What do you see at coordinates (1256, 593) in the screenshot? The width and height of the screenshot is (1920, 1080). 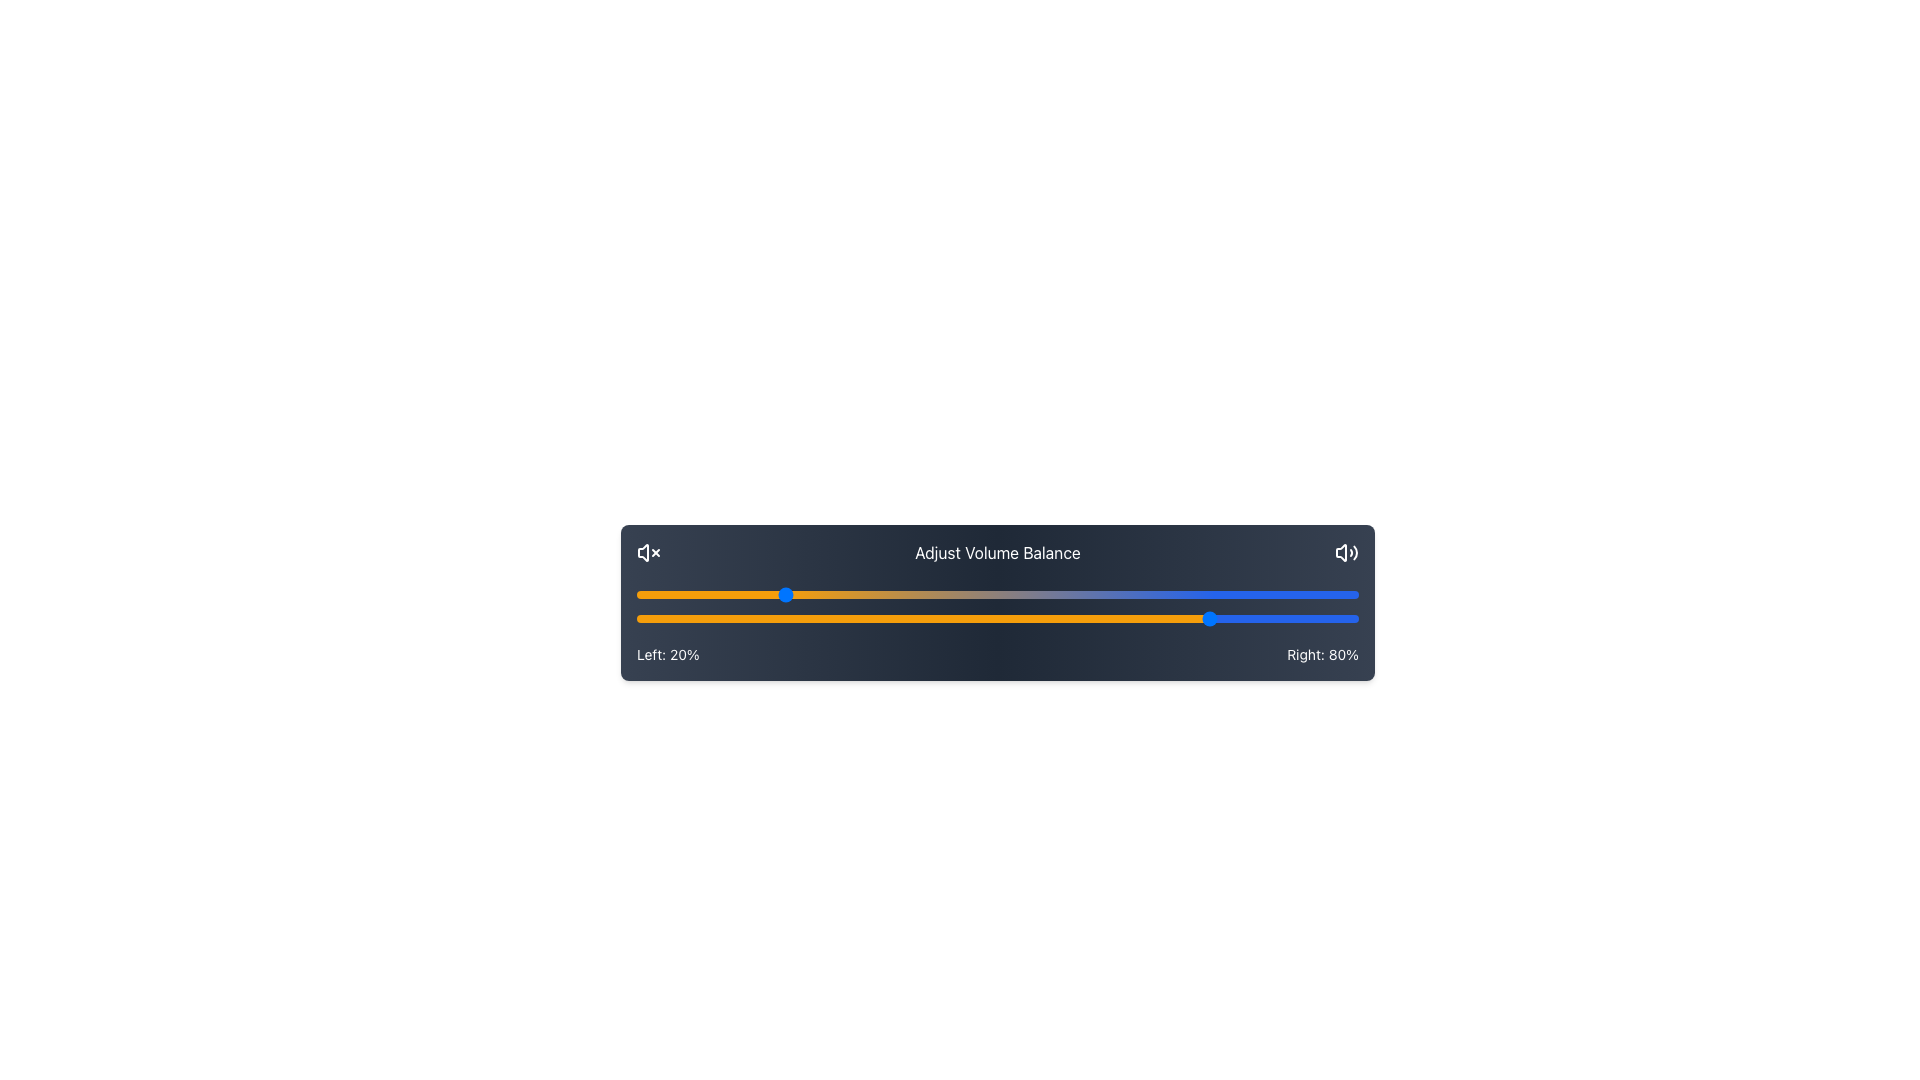 I see `the left balance` at bounding box center [1256, 593].